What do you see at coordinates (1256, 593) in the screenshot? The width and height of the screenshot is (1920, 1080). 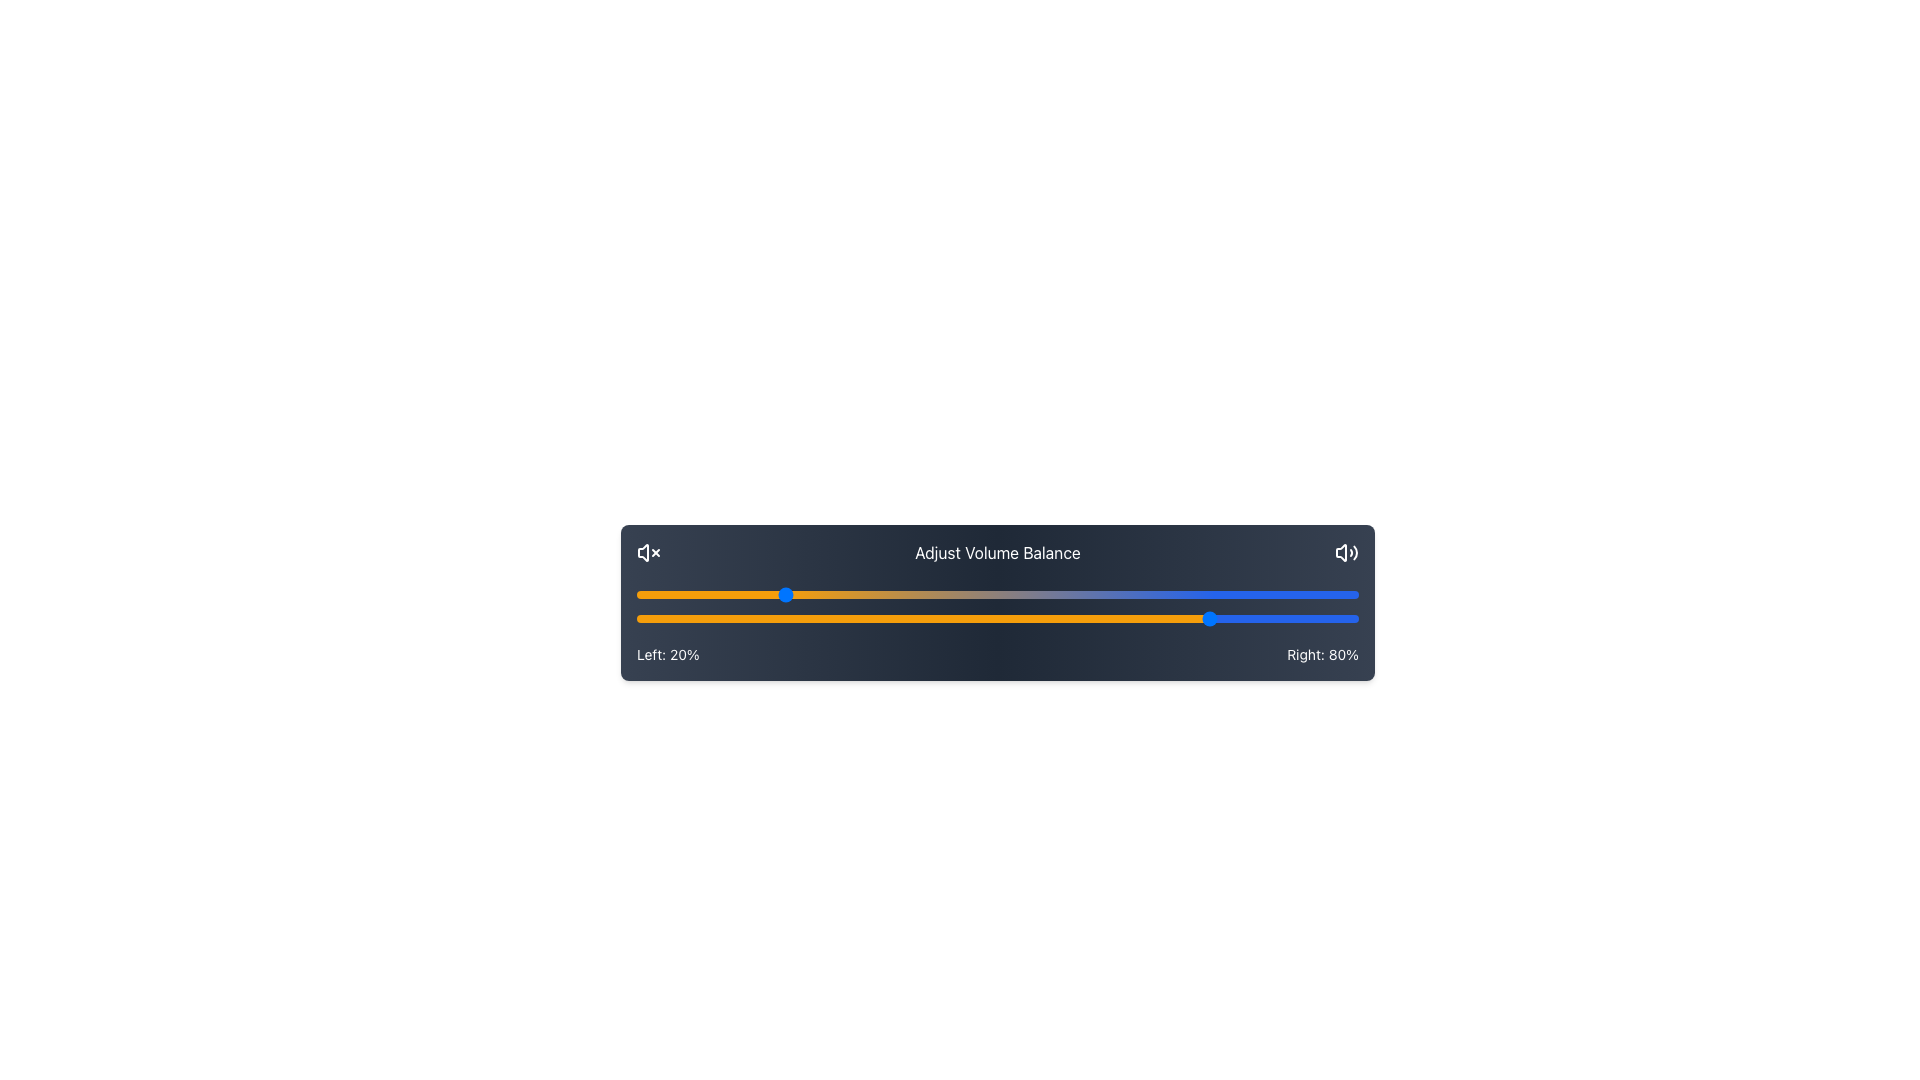 I see `the left balance` at bounding box center [1256, 593].